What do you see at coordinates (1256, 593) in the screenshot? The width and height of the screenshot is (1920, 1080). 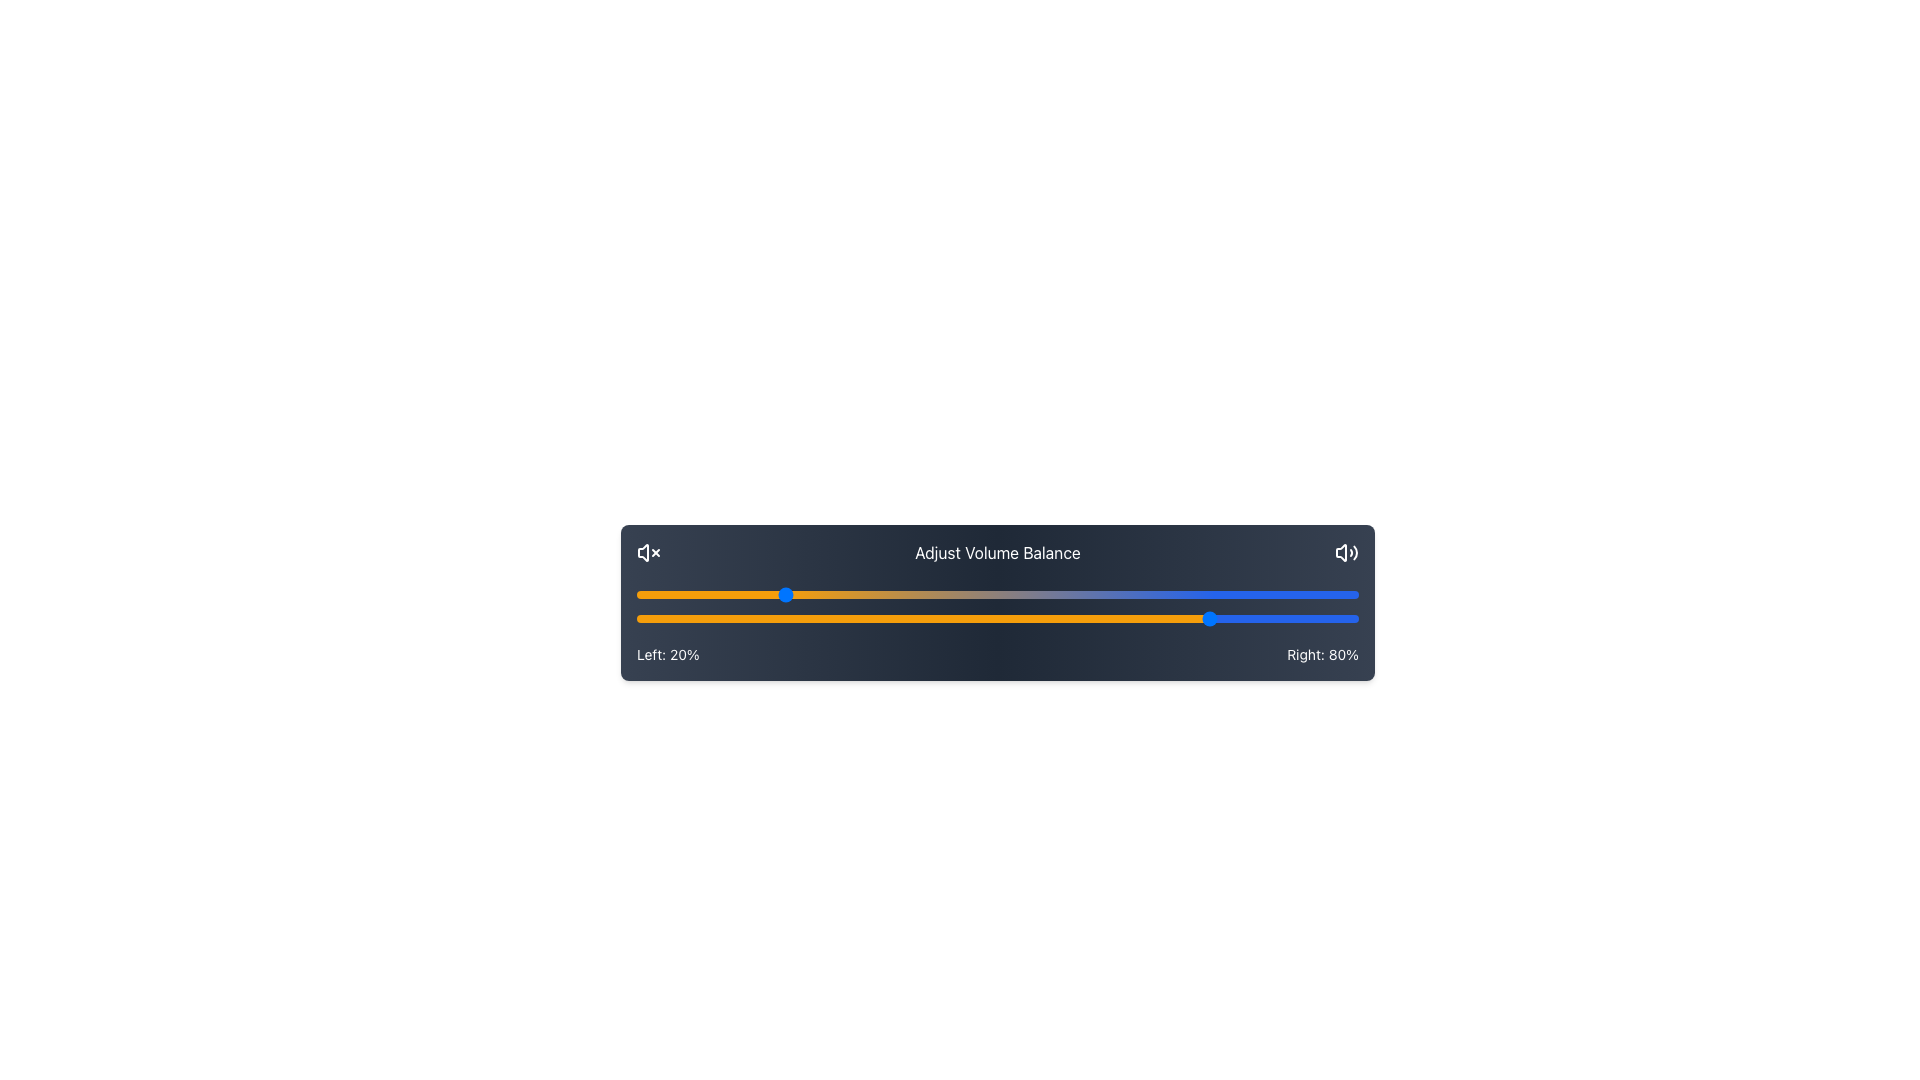 I see `the left balance` at bounding box center [1256, 593].